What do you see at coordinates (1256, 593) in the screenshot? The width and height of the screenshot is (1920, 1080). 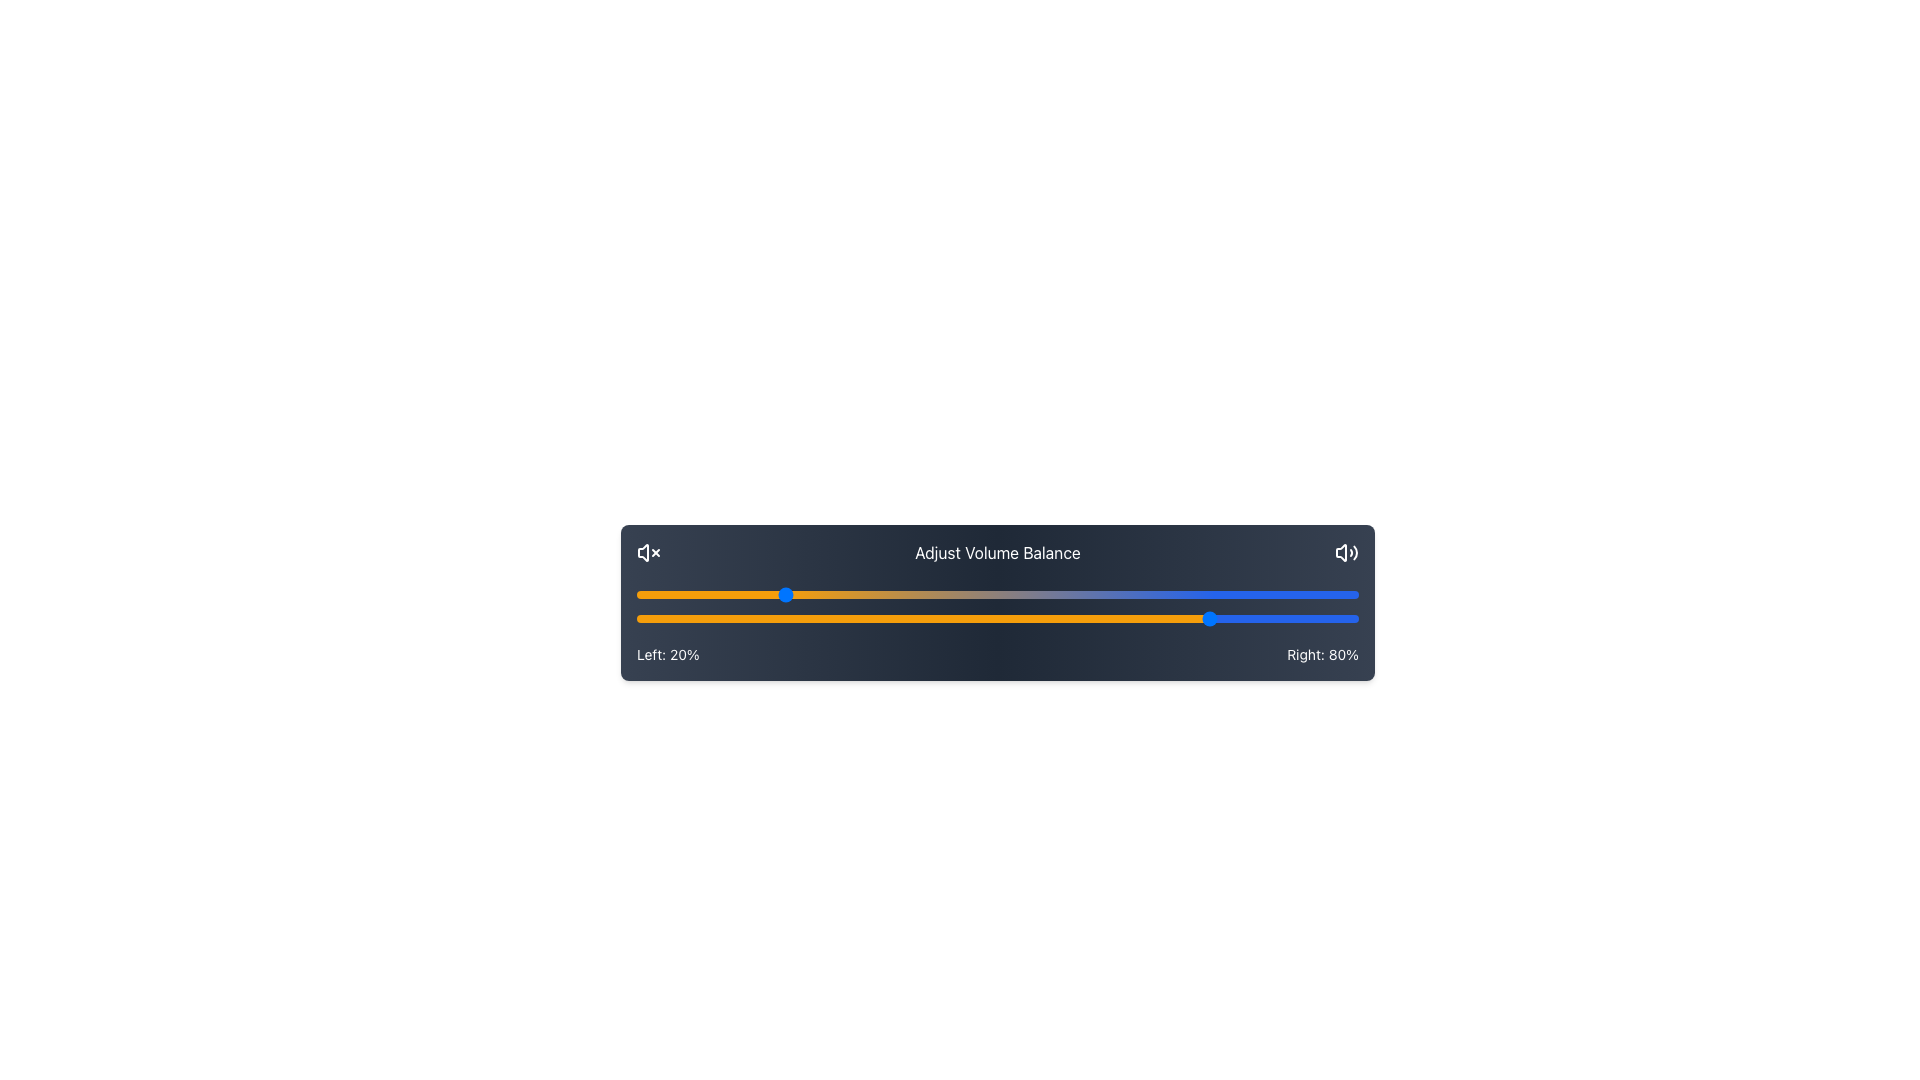 I see `the left balance` at bounding box center [1256, 593].